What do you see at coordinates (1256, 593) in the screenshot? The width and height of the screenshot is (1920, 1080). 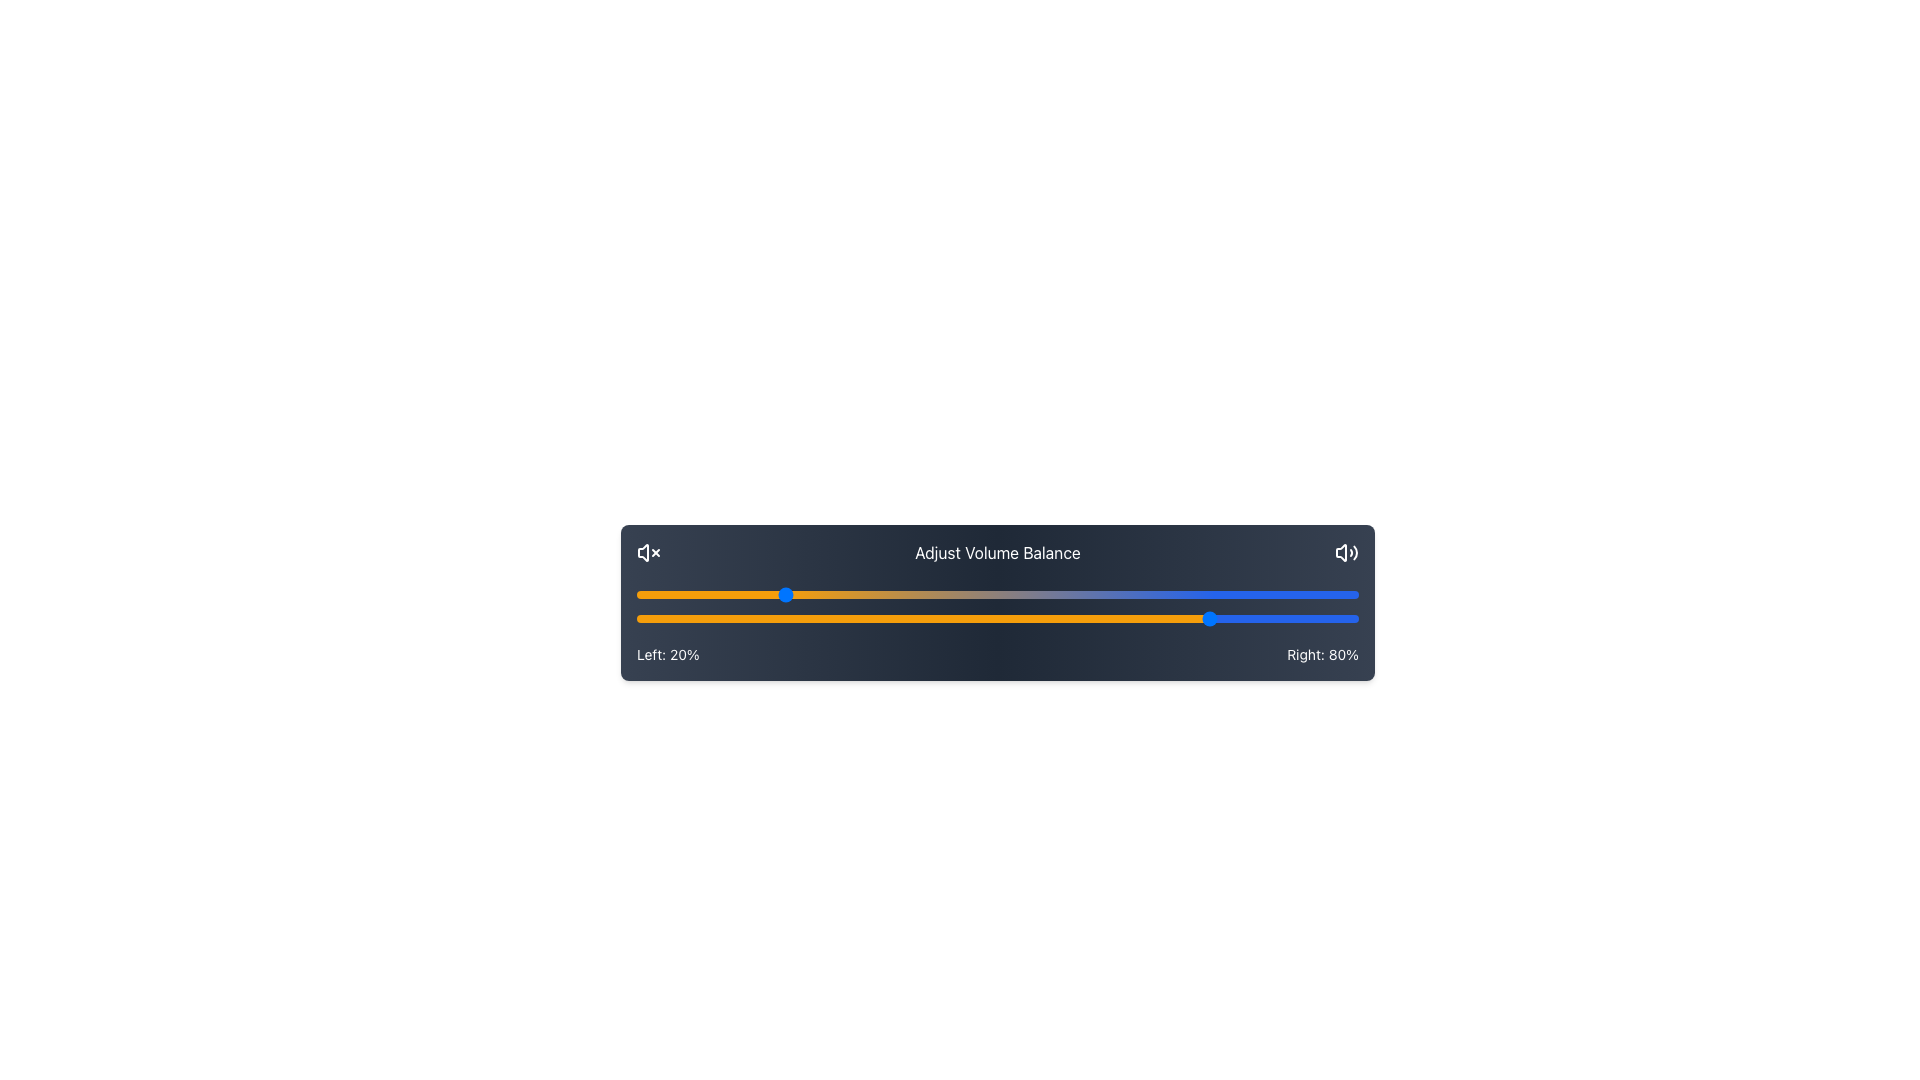 I see `the left balance` at bounding box center [1256, 593].